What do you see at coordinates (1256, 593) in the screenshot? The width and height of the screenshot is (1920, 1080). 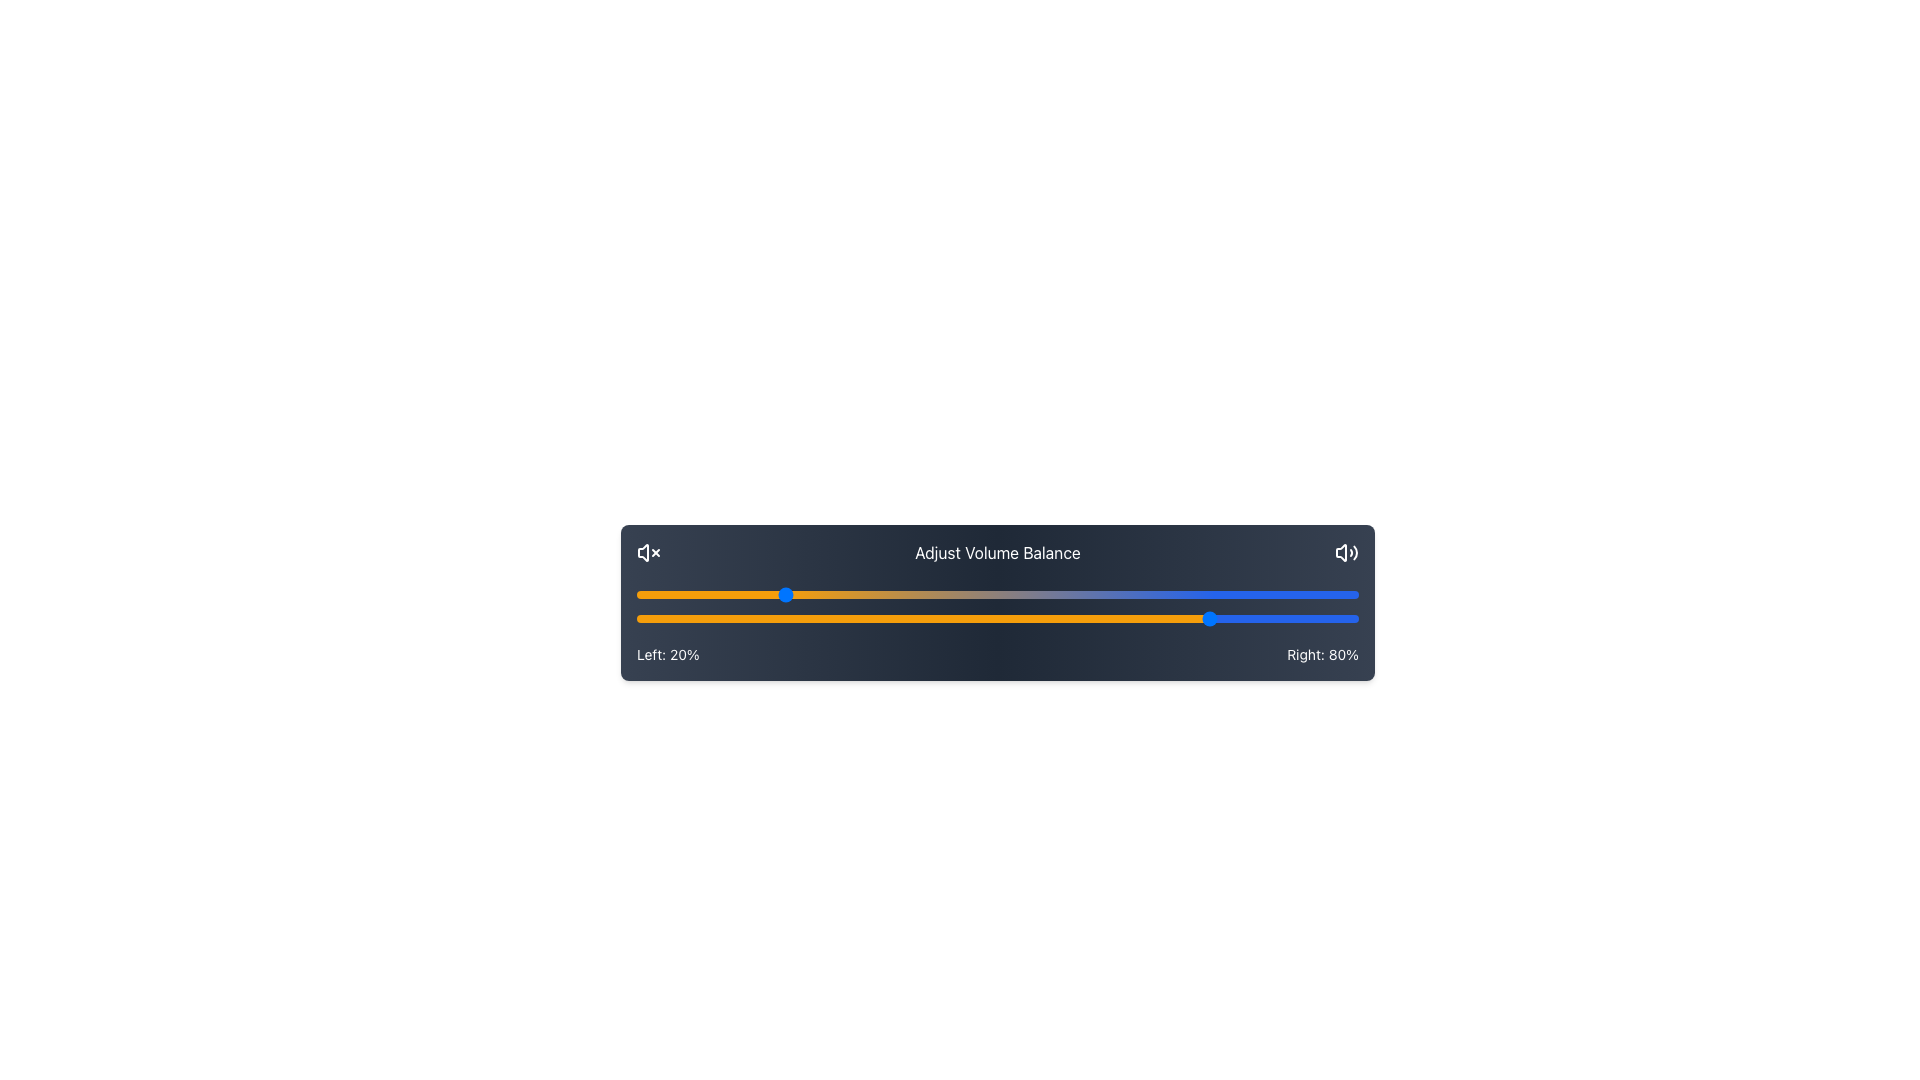 I see `the left balance` at bounding box center [1256, 593].